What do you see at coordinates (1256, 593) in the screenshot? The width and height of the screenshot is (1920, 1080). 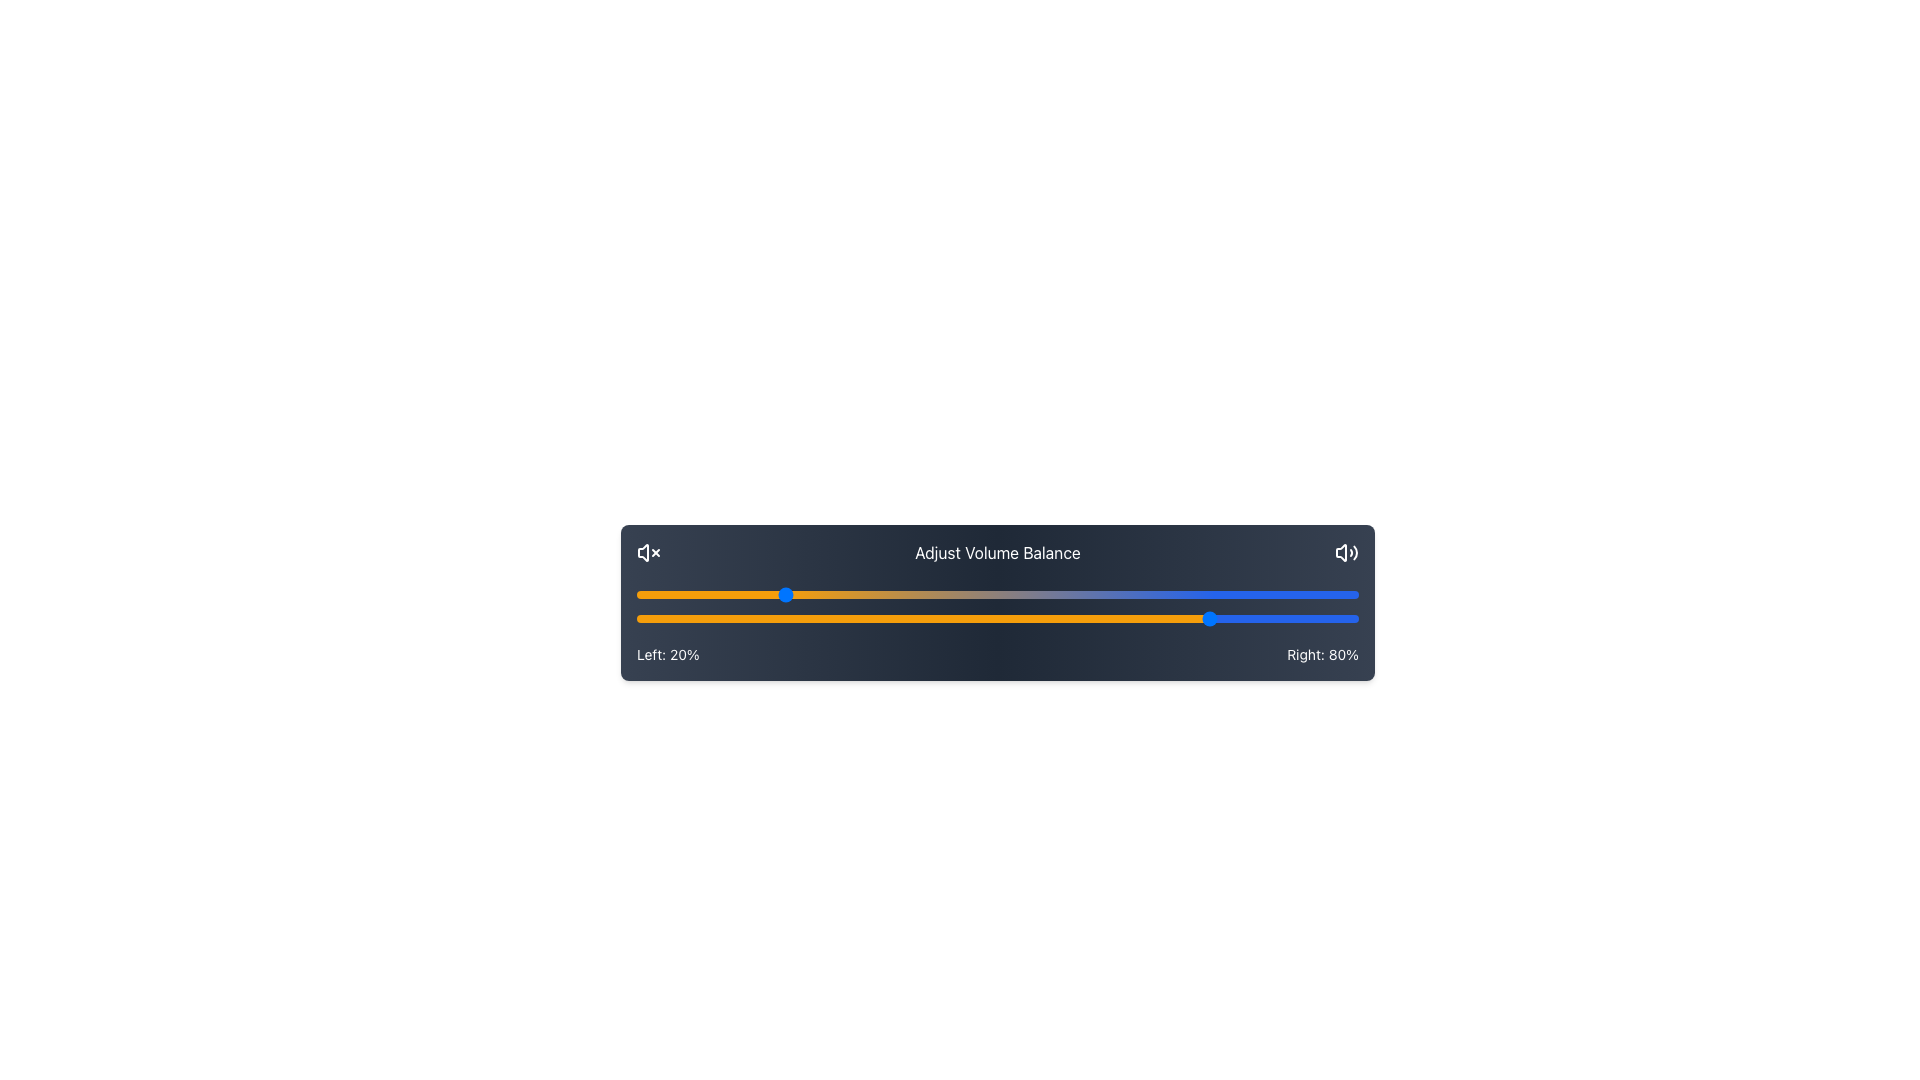 I see `the left balance` at bounding box center [1256, 593].